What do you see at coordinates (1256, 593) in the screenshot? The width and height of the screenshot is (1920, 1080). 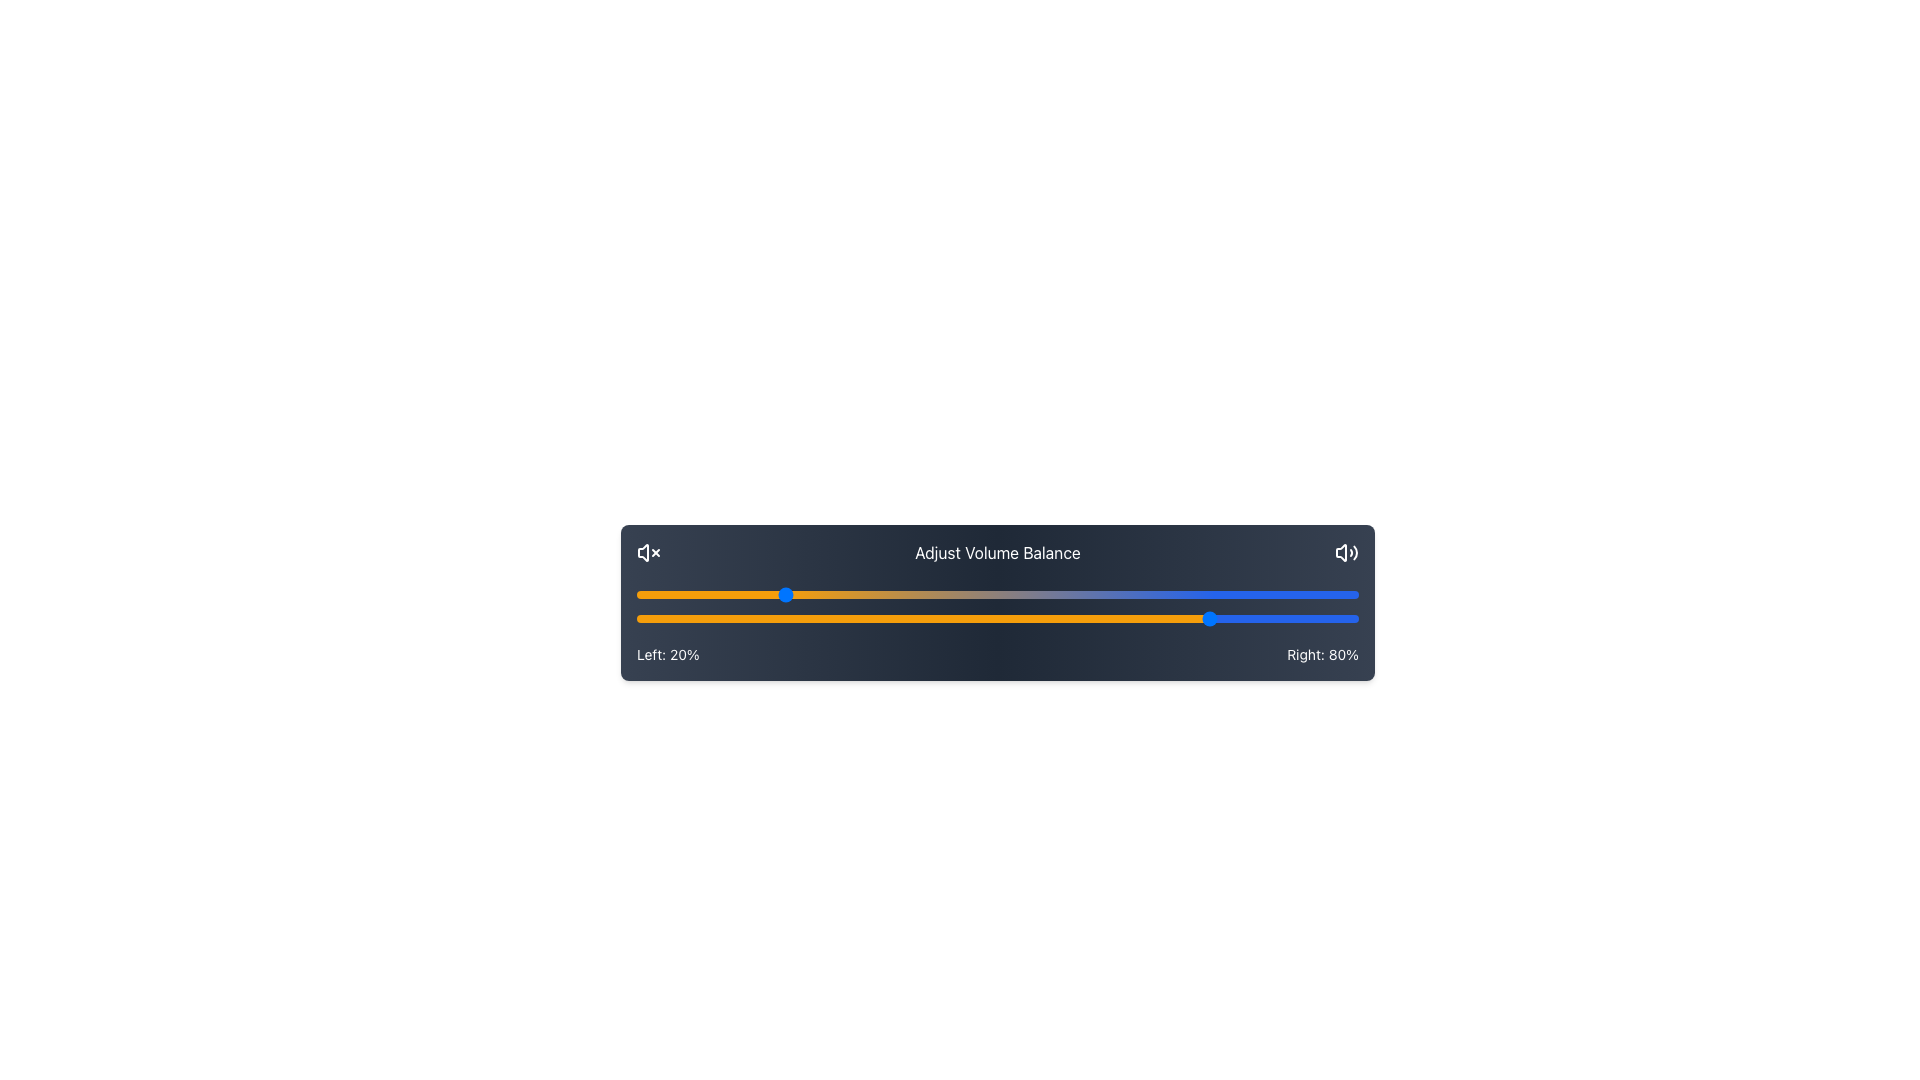 I see `the left balance` at bounding box center [1256, 593].